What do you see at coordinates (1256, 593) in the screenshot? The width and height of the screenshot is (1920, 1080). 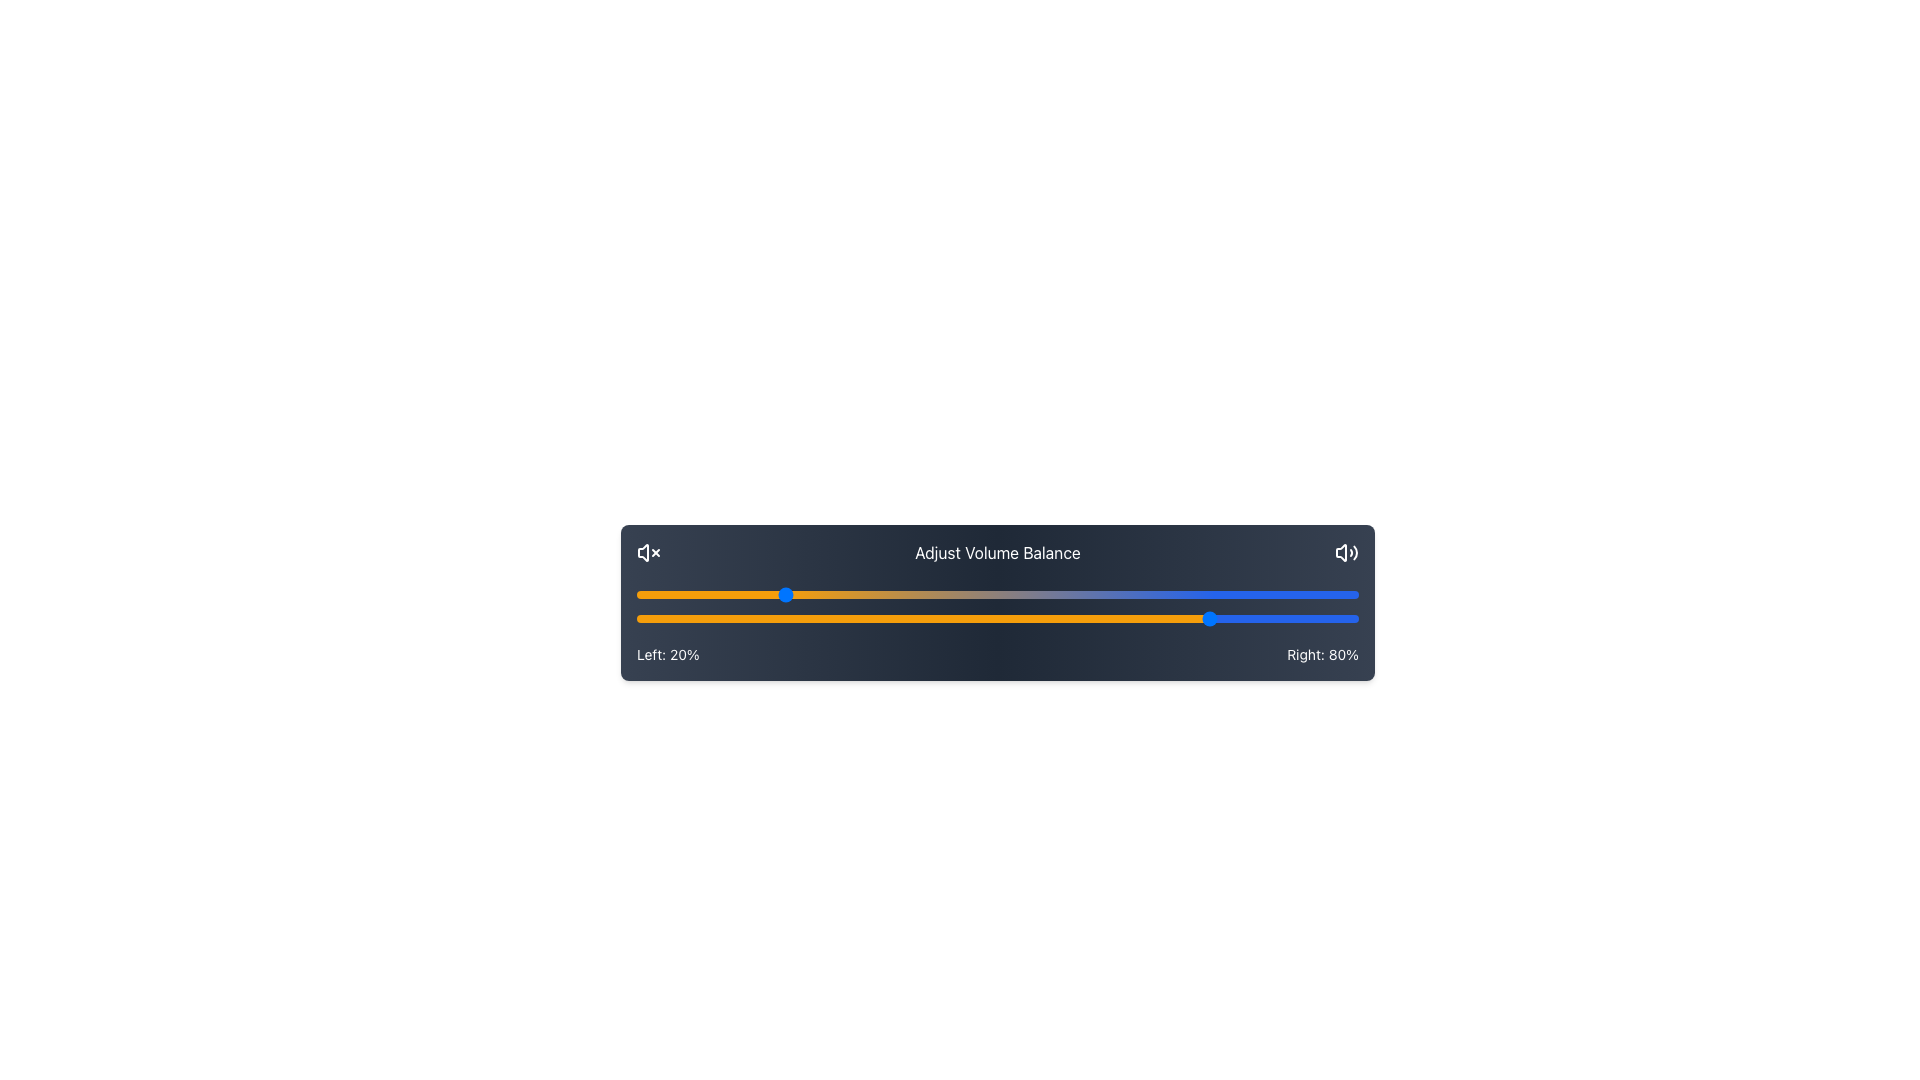 I see `the left balance` at bounding box center [1256, 593].